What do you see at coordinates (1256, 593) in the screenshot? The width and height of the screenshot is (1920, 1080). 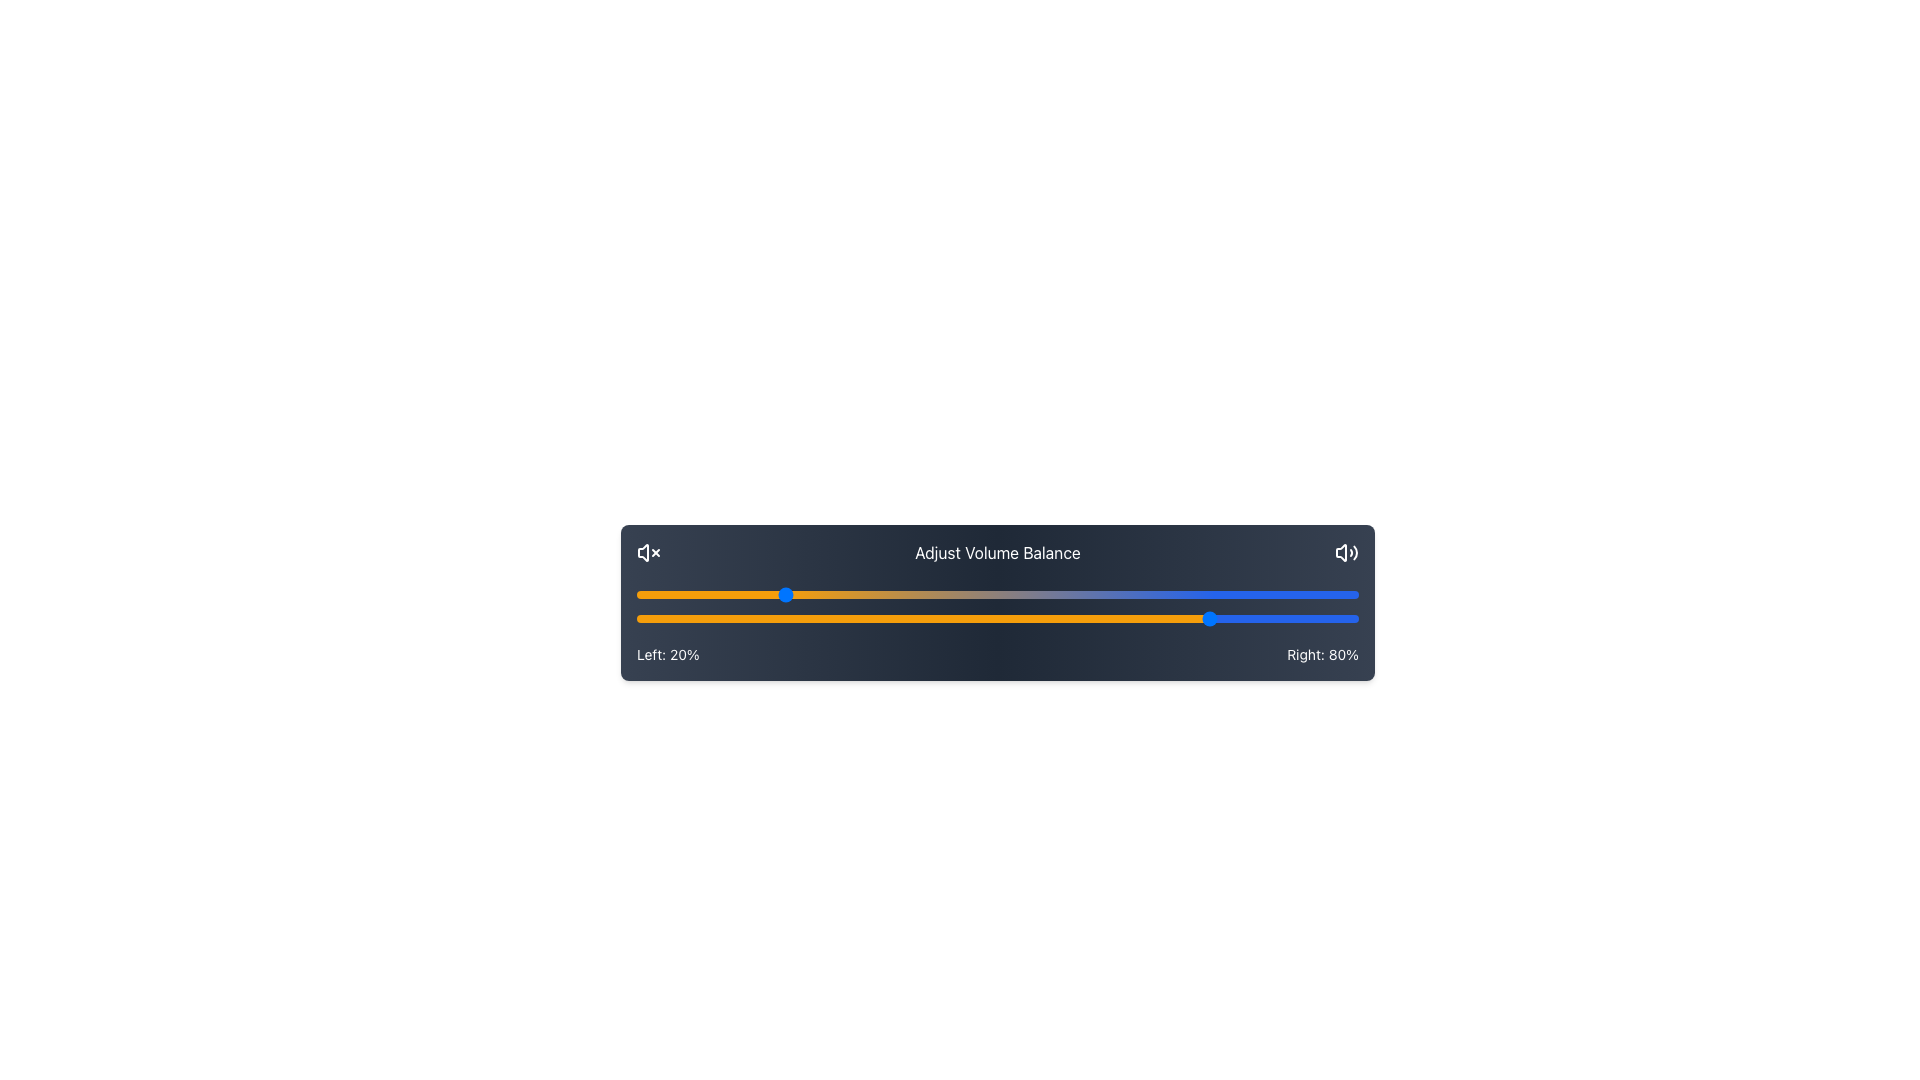 I see `the left balance` at bounding box center [1256, 593].